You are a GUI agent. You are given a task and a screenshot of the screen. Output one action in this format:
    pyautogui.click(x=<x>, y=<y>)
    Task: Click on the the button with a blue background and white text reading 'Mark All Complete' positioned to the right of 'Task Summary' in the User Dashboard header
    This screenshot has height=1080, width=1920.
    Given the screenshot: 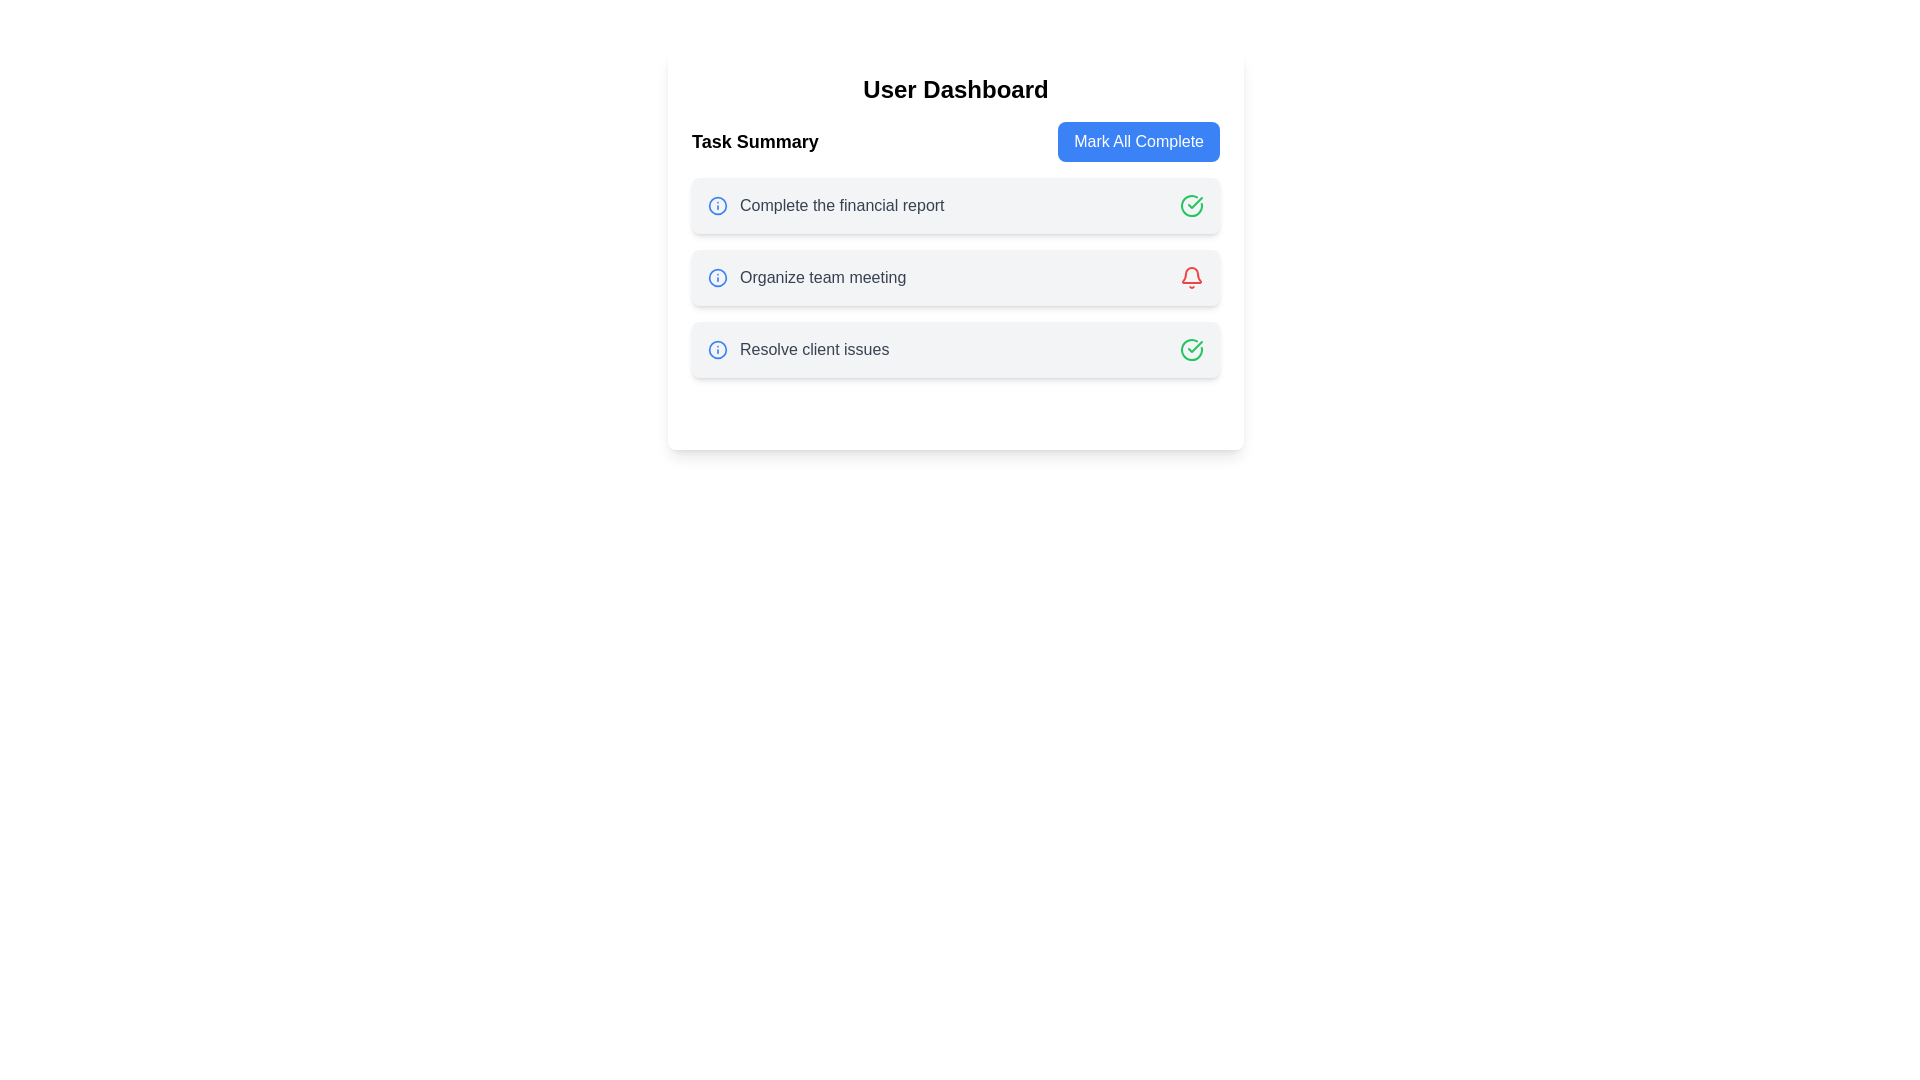 What is the action you would take?
    pyautogui.click(x=1139, y=141)
    